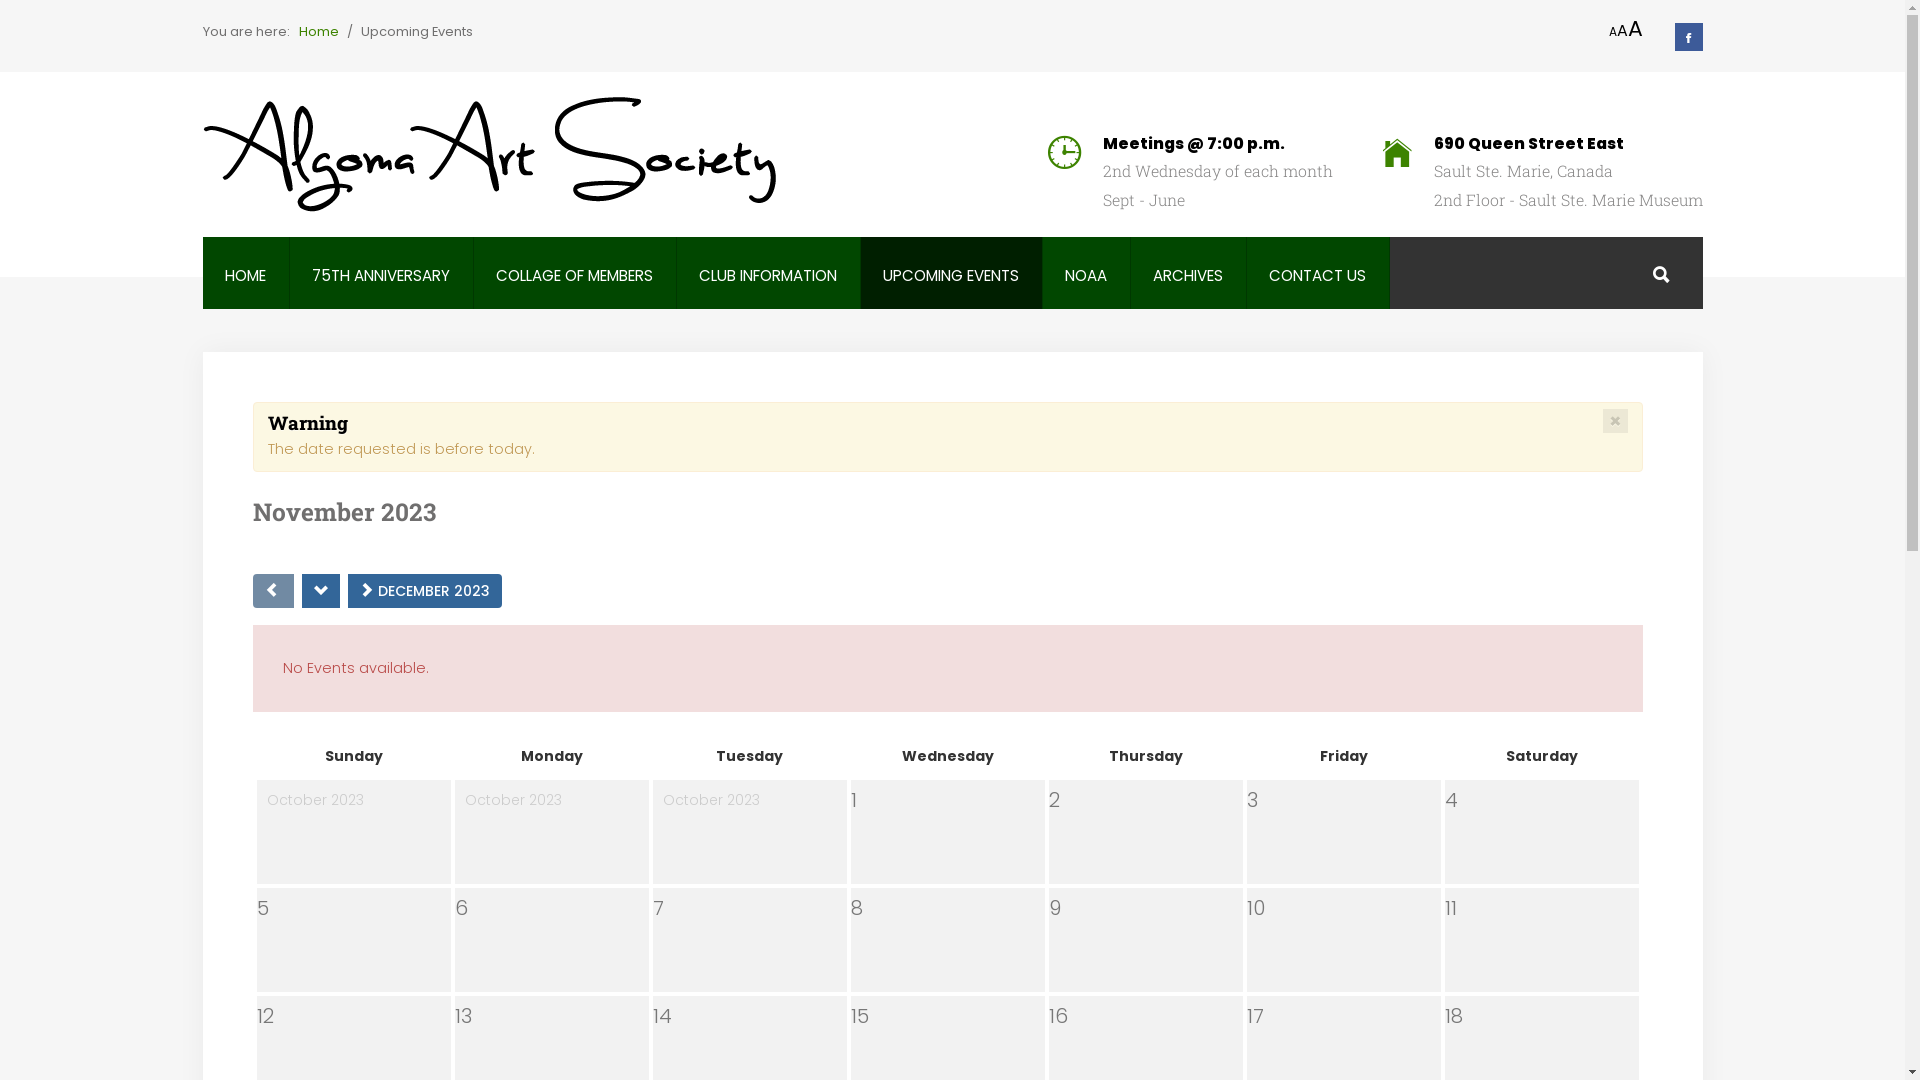 Image resolution: width=1920 pixels, height=1080 pixels. What do you see at coordinates (573, 275) in the screenshot?
I see `'COLLAGE OF MEMBERS'` at bounding box center [573, 275].